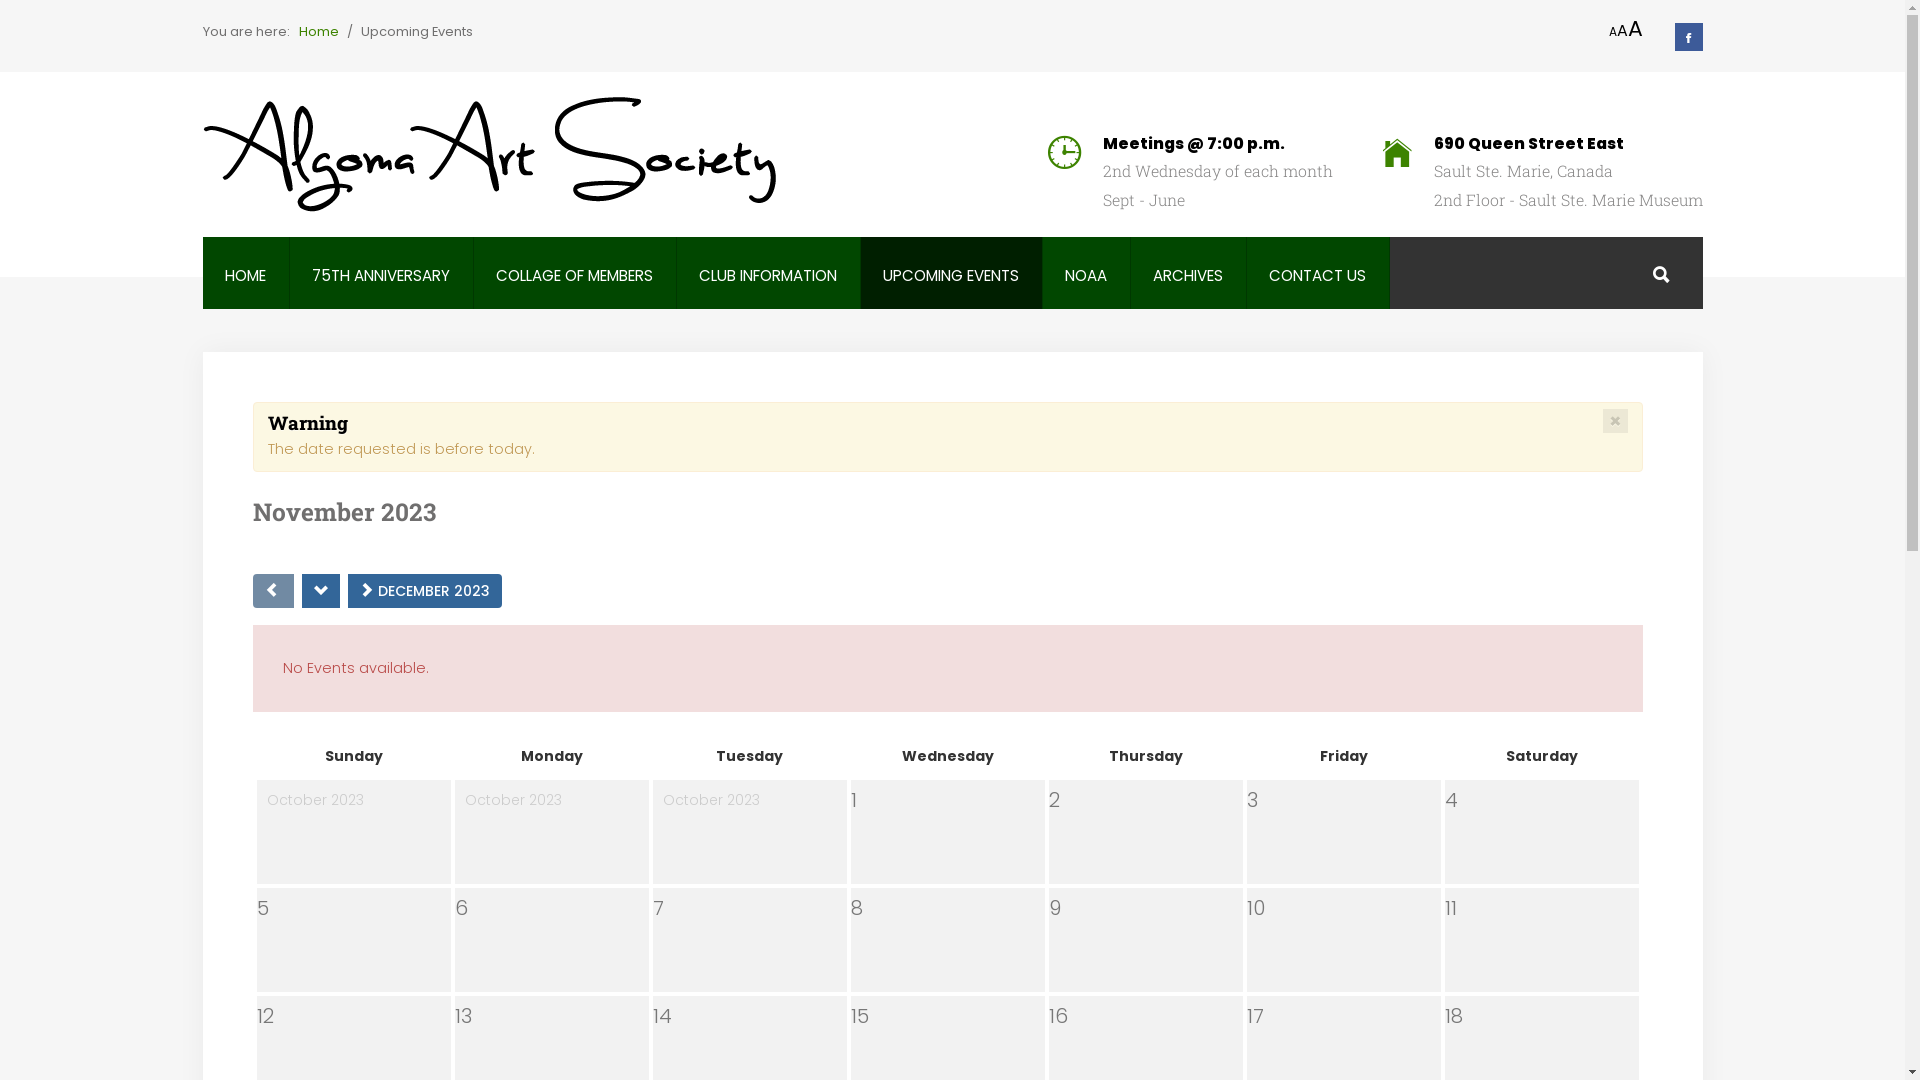 Image resolution: width=1920 pixels, height=1080 pixels. What do you see at coordinates (573, 275) in the screenshot?
I see `'COLLAGE OF MEMBERS'` at bounding box center [573, 275].